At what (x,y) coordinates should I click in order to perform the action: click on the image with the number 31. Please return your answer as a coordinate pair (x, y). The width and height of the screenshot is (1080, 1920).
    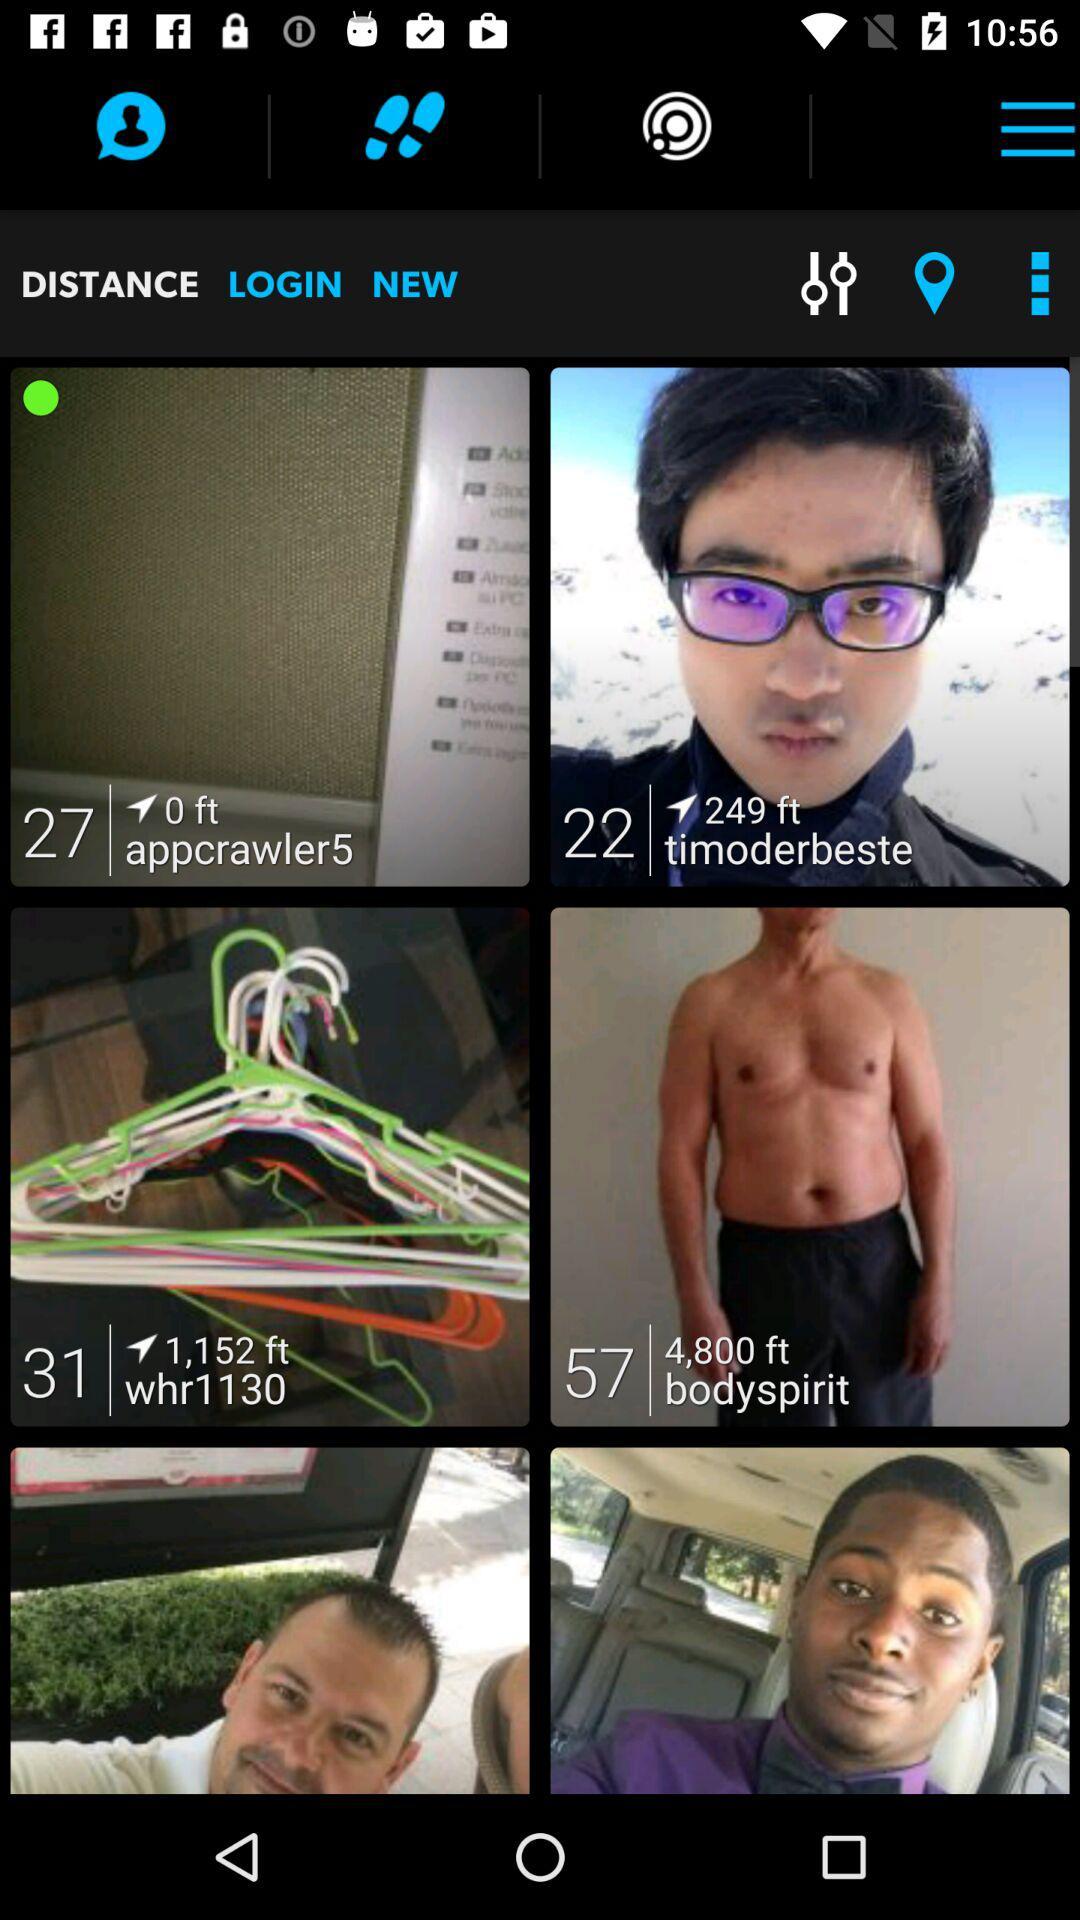
    Looking at the image, I should click on (270, 1167).